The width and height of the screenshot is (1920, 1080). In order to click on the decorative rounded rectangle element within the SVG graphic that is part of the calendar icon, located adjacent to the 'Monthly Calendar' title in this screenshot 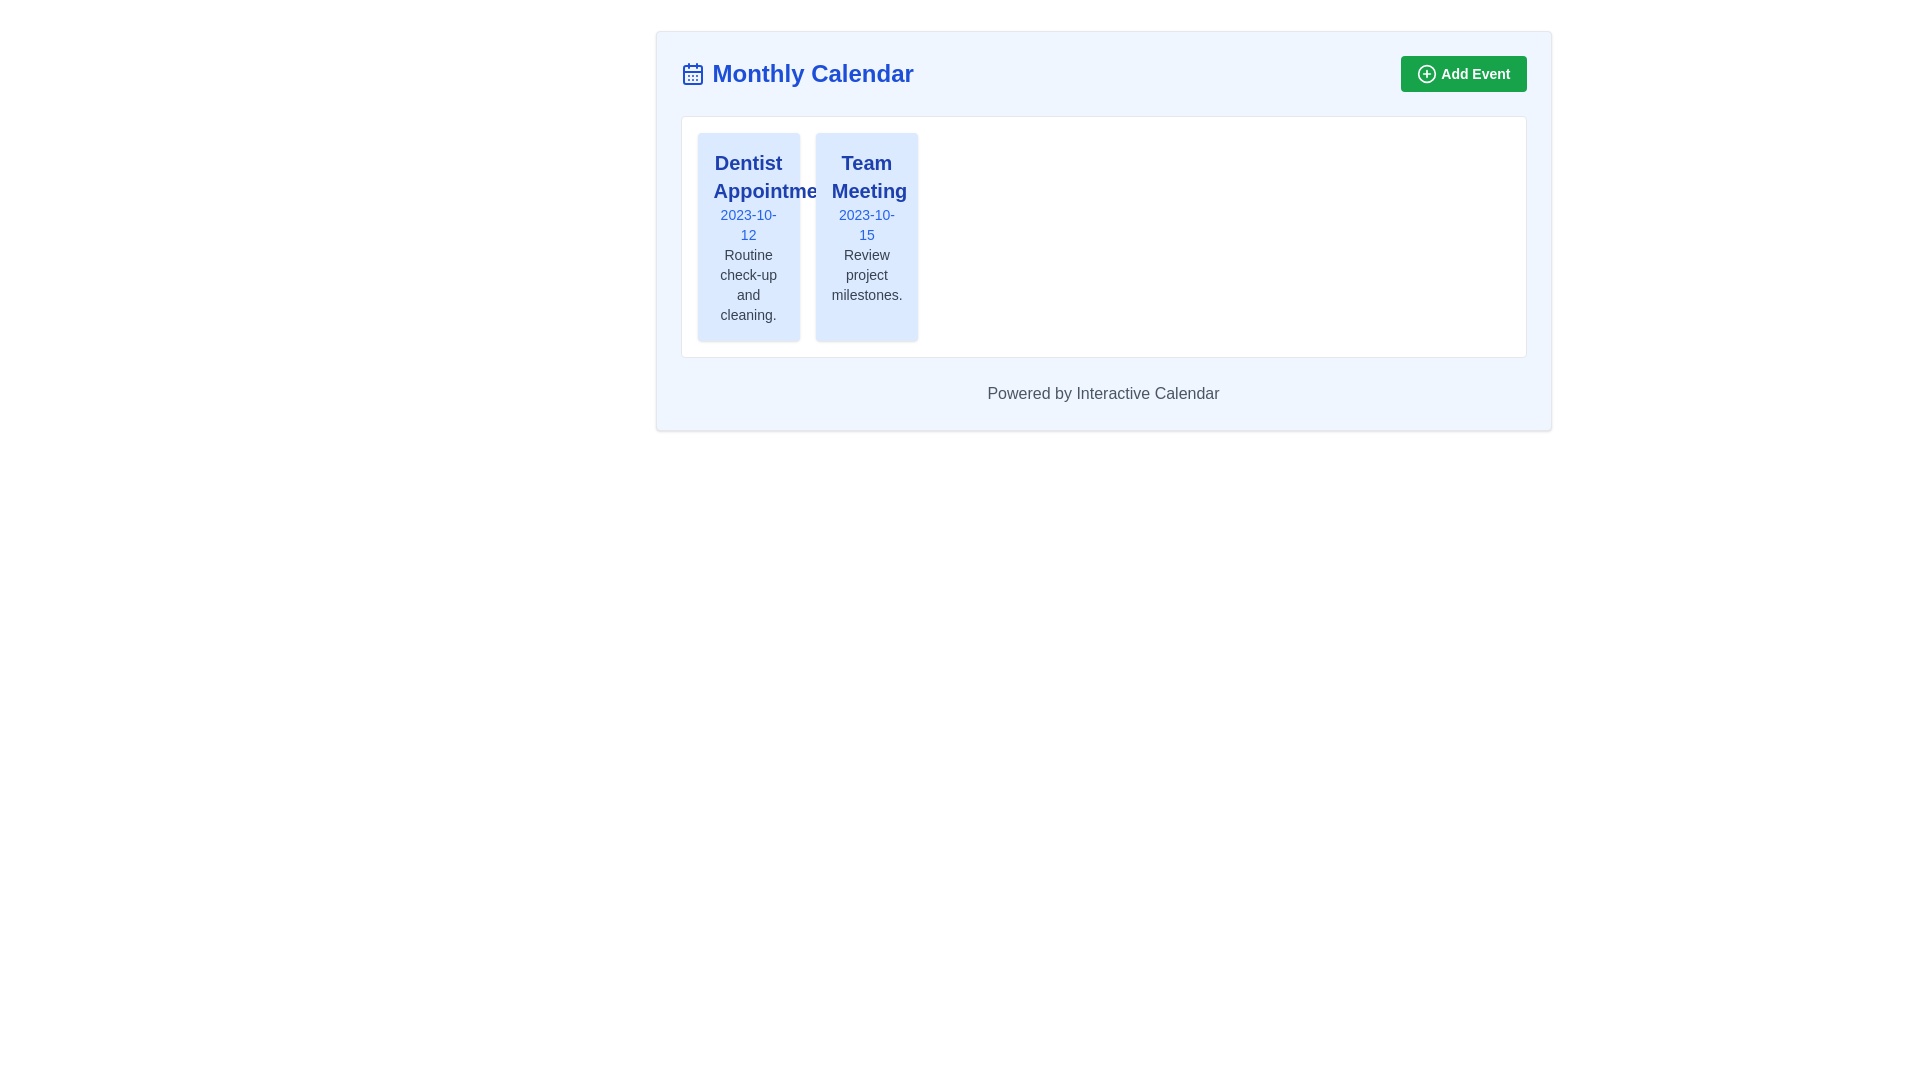, I will do `click(692, 73)`.